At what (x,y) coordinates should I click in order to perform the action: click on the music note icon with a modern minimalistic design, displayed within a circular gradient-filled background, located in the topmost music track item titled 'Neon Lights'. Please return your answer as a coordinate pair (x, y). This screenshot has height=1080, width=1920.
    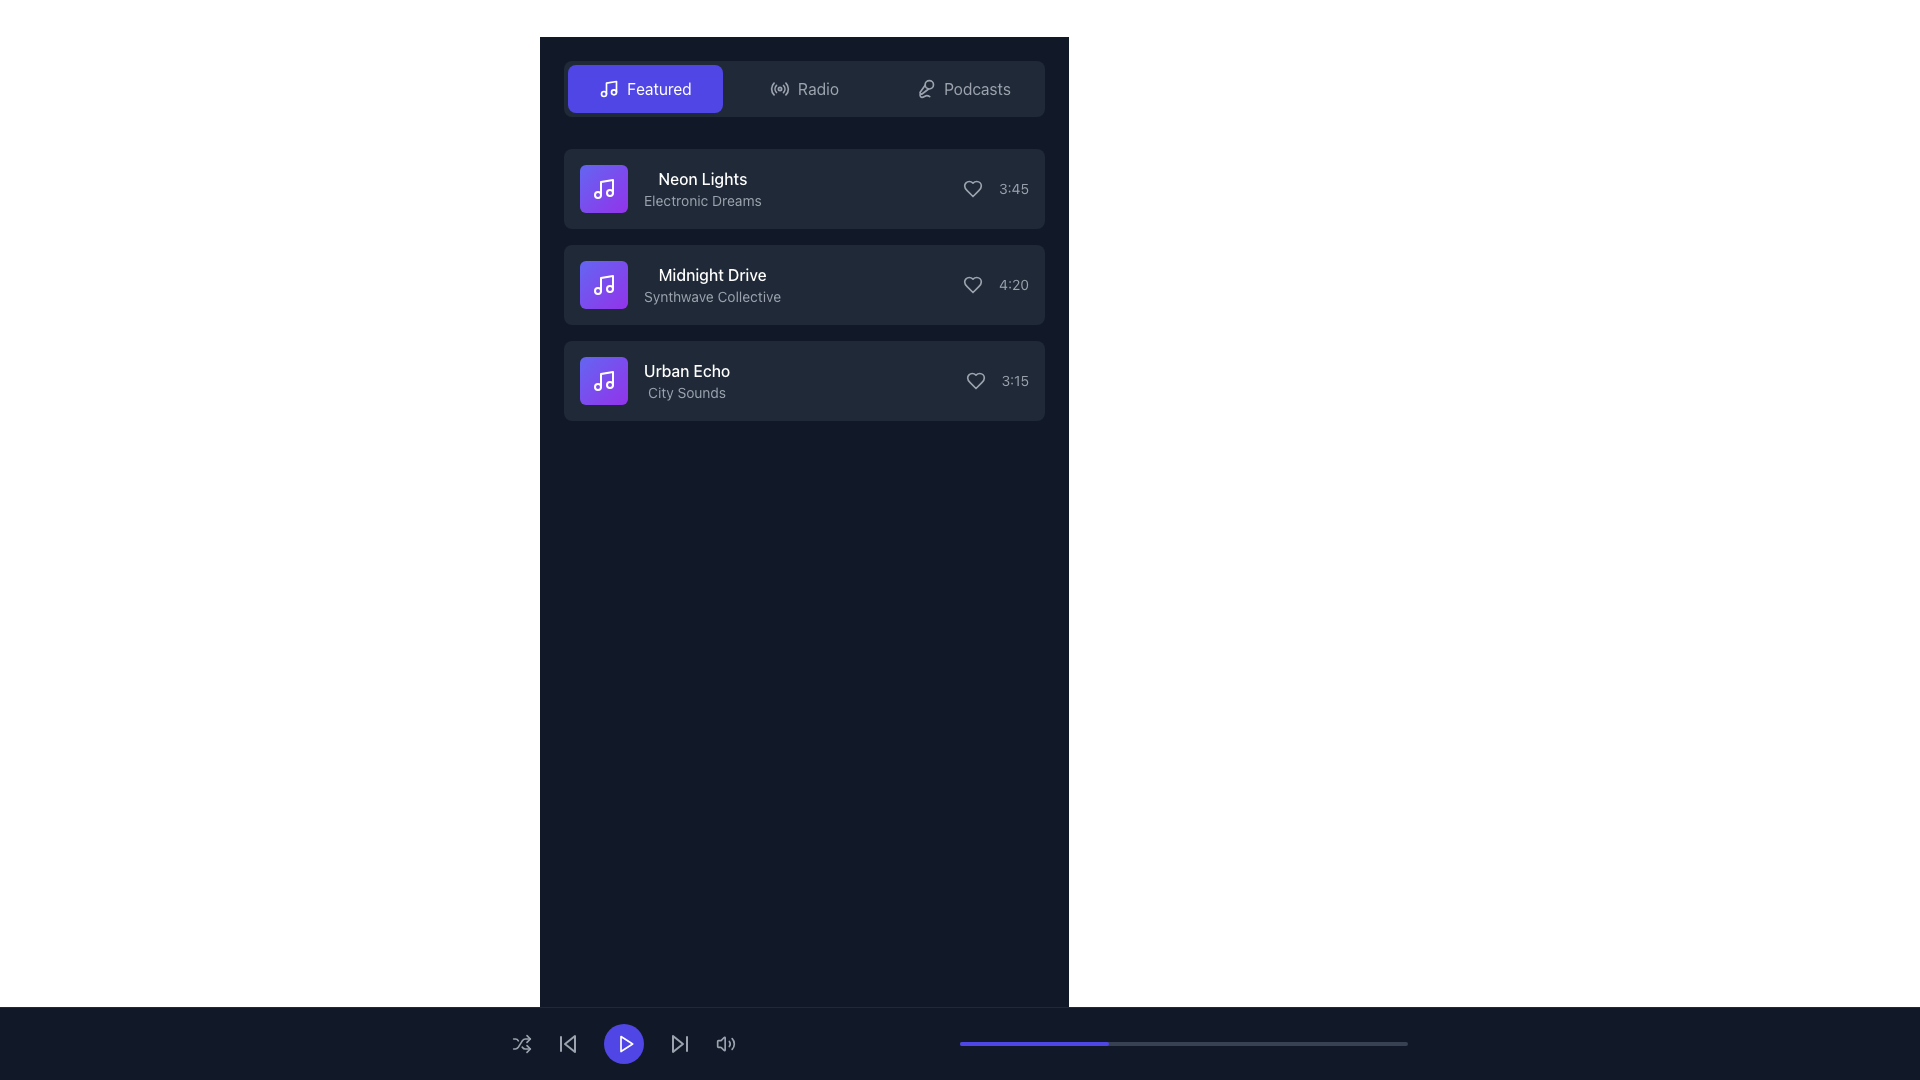
    Looking at the image, I should click on (603, 189).